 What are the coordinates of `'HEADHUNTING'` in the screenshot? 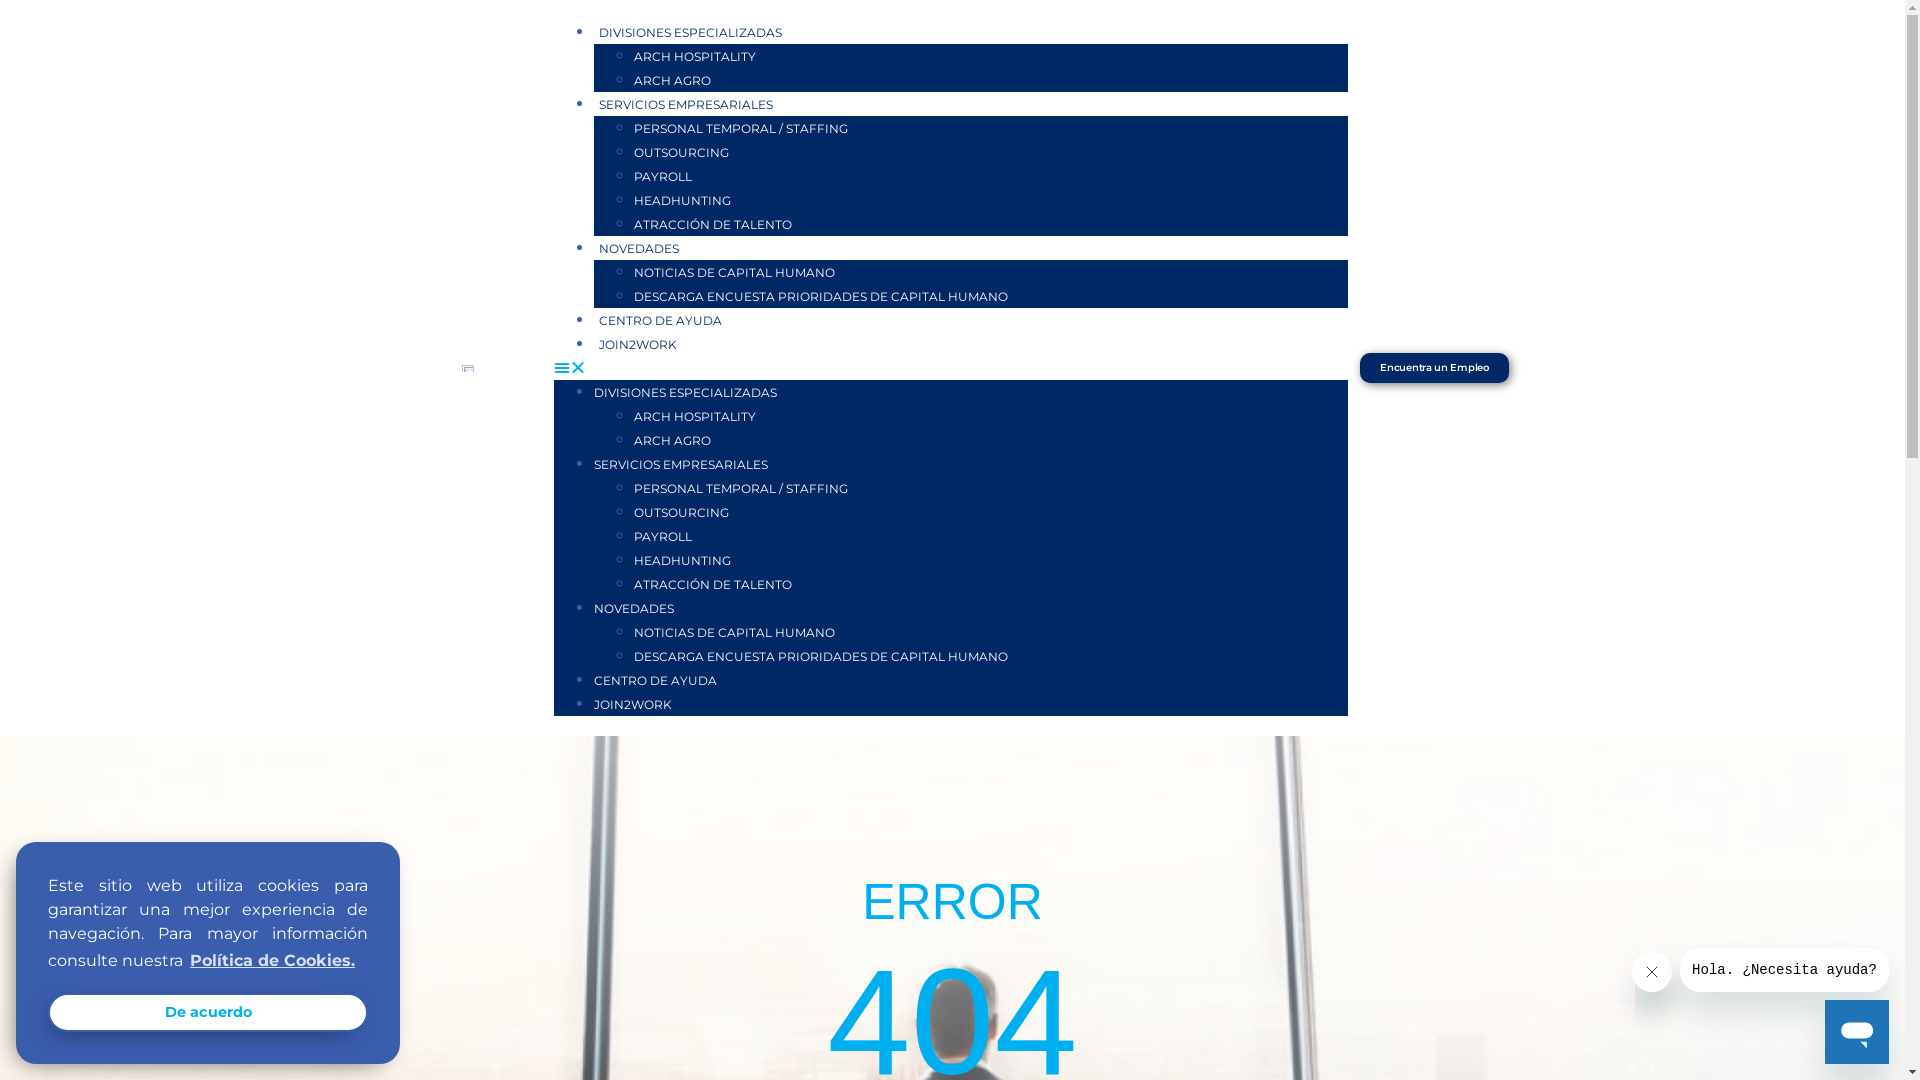 It's located at (682, 200).